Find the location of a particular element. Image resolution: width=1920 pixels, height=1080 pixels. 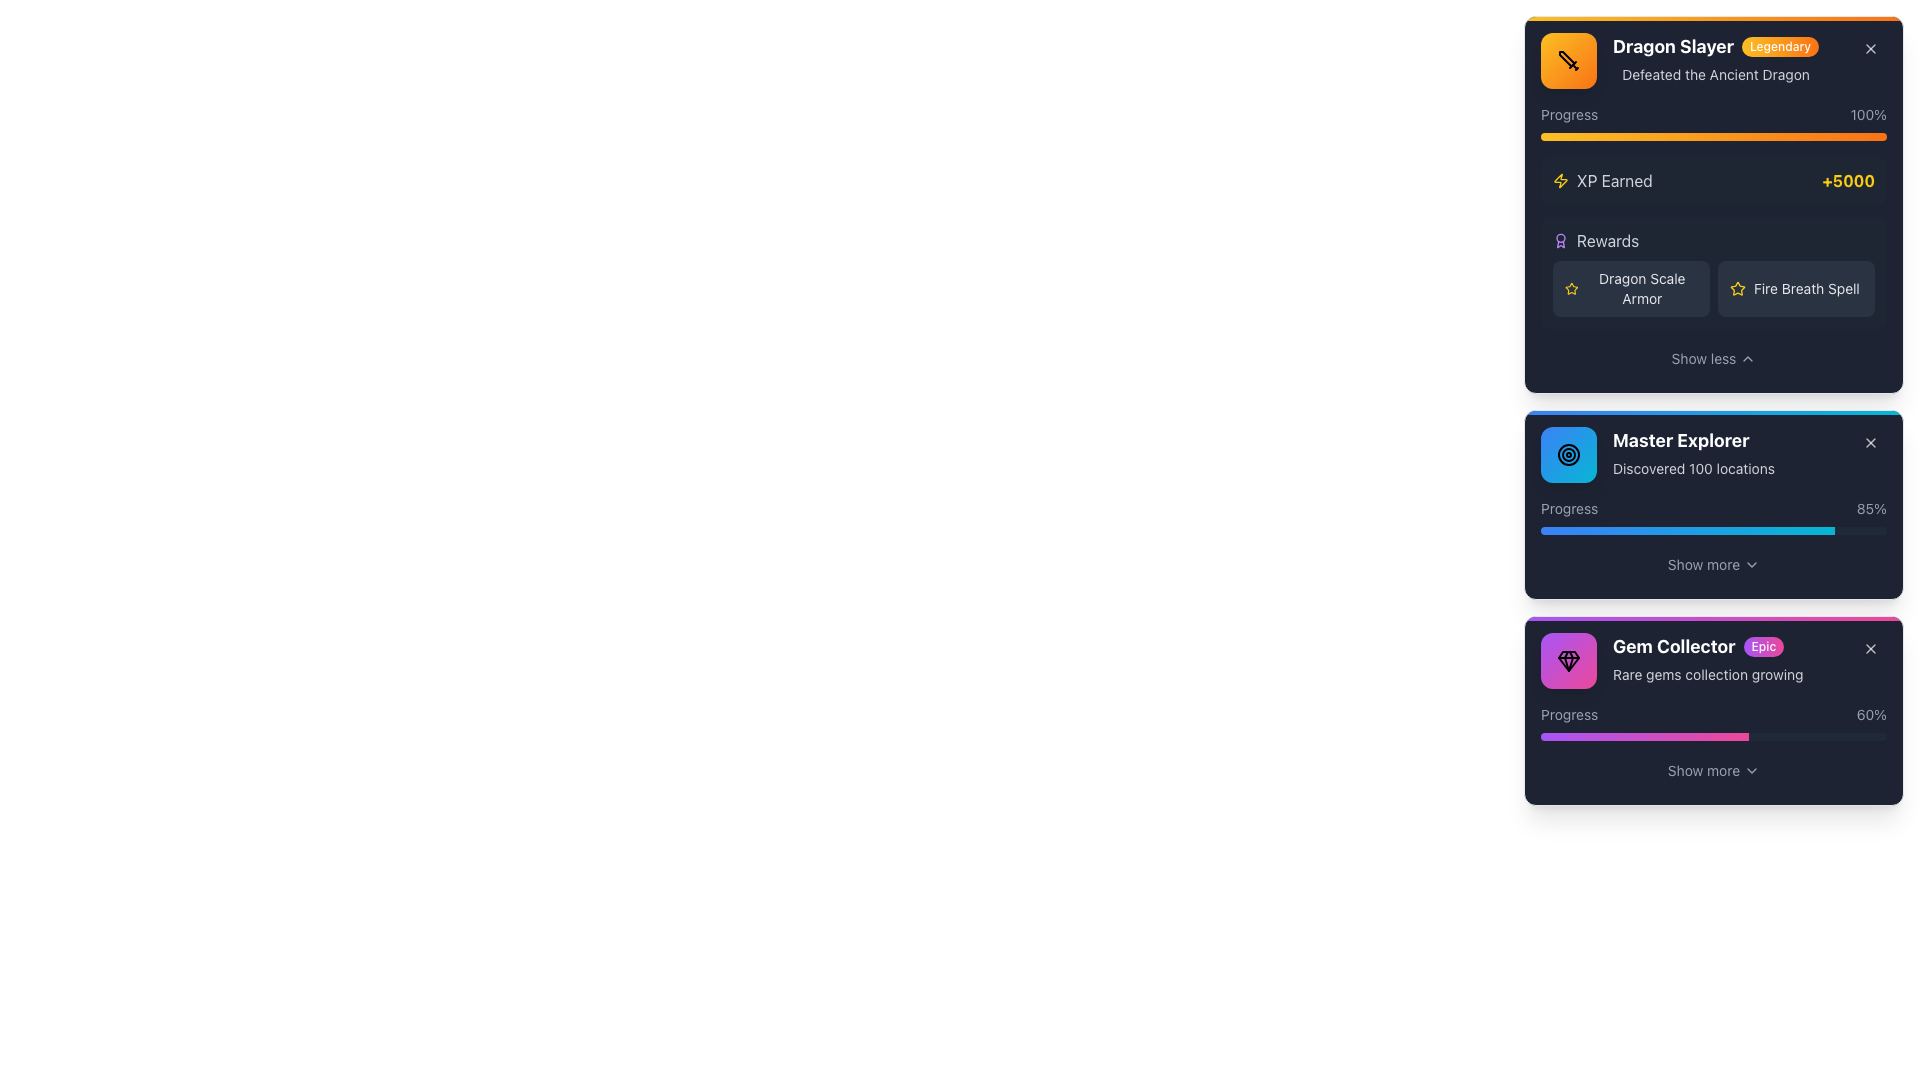

the close button icon located in the top-right corner of the 'Gem Collector' card is located at coordinates (1870, 648).